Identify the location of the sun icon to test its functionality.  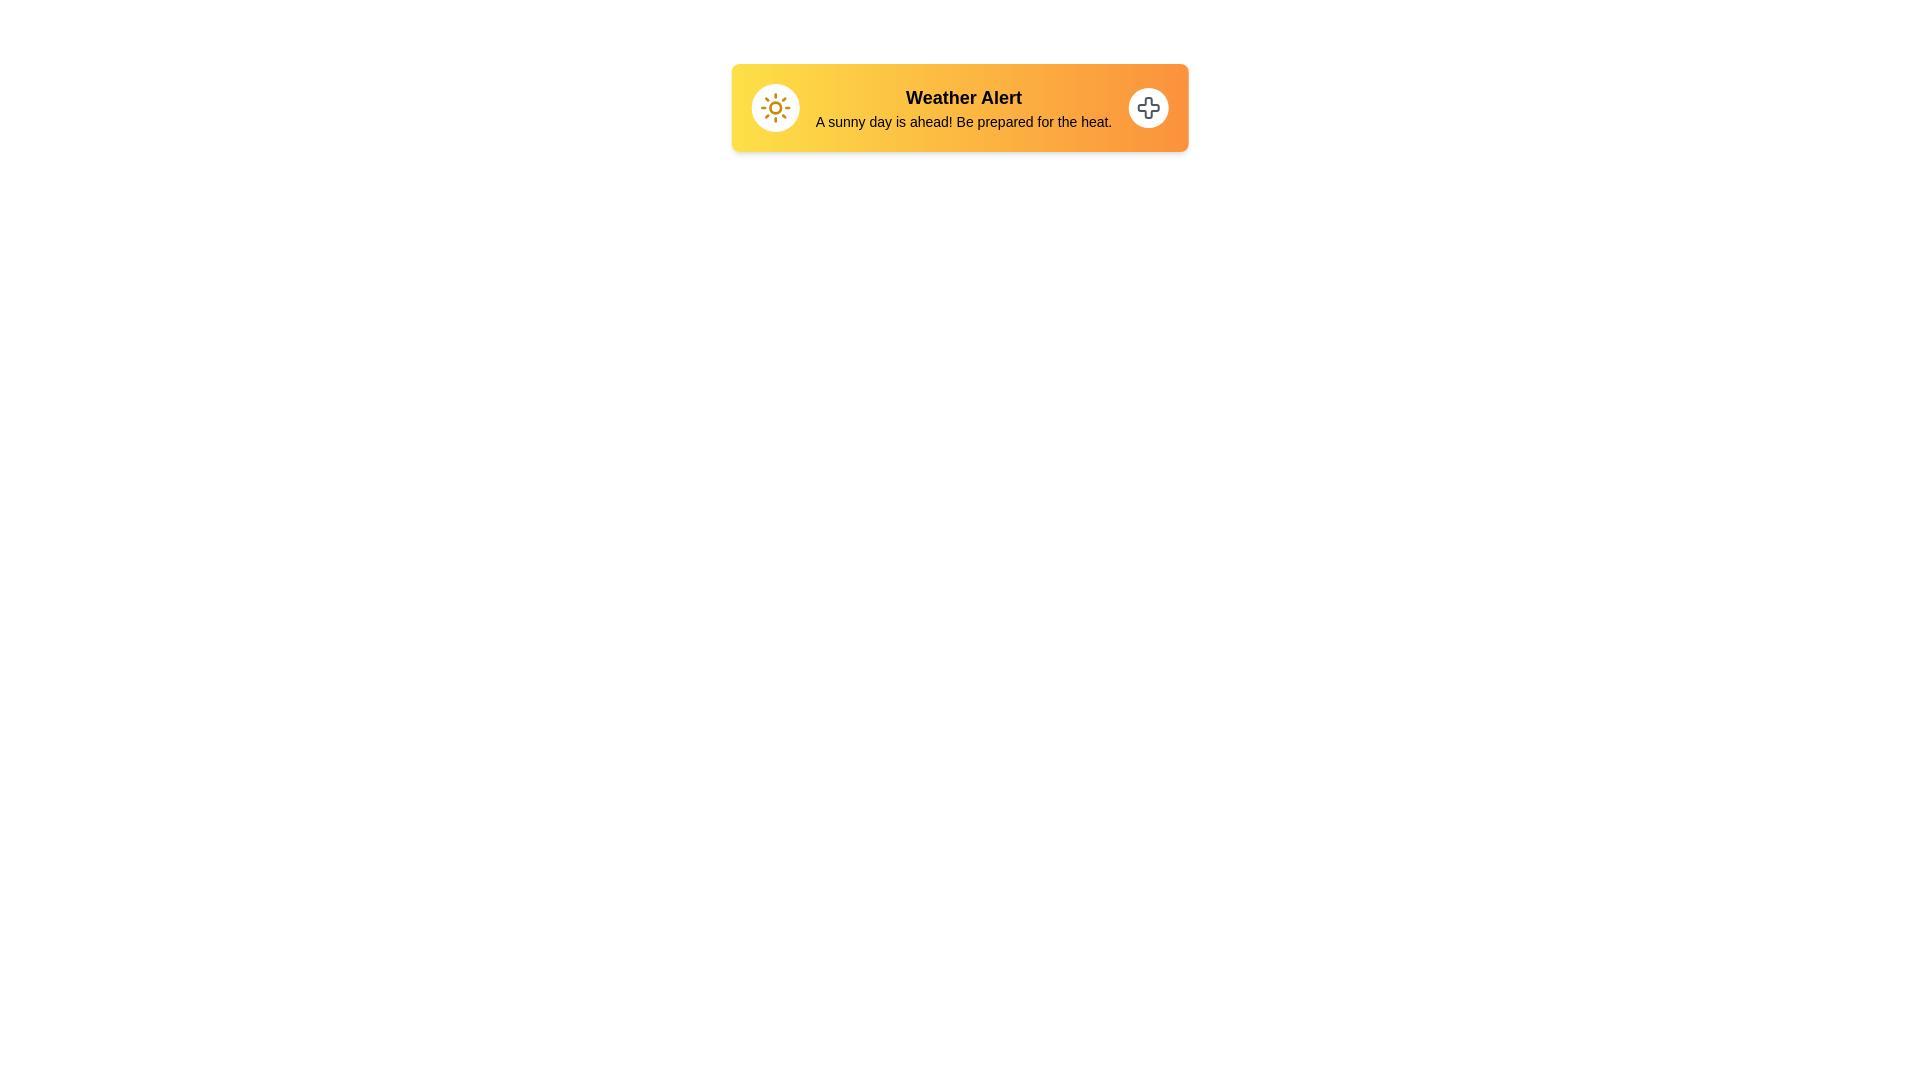
(774, 108).